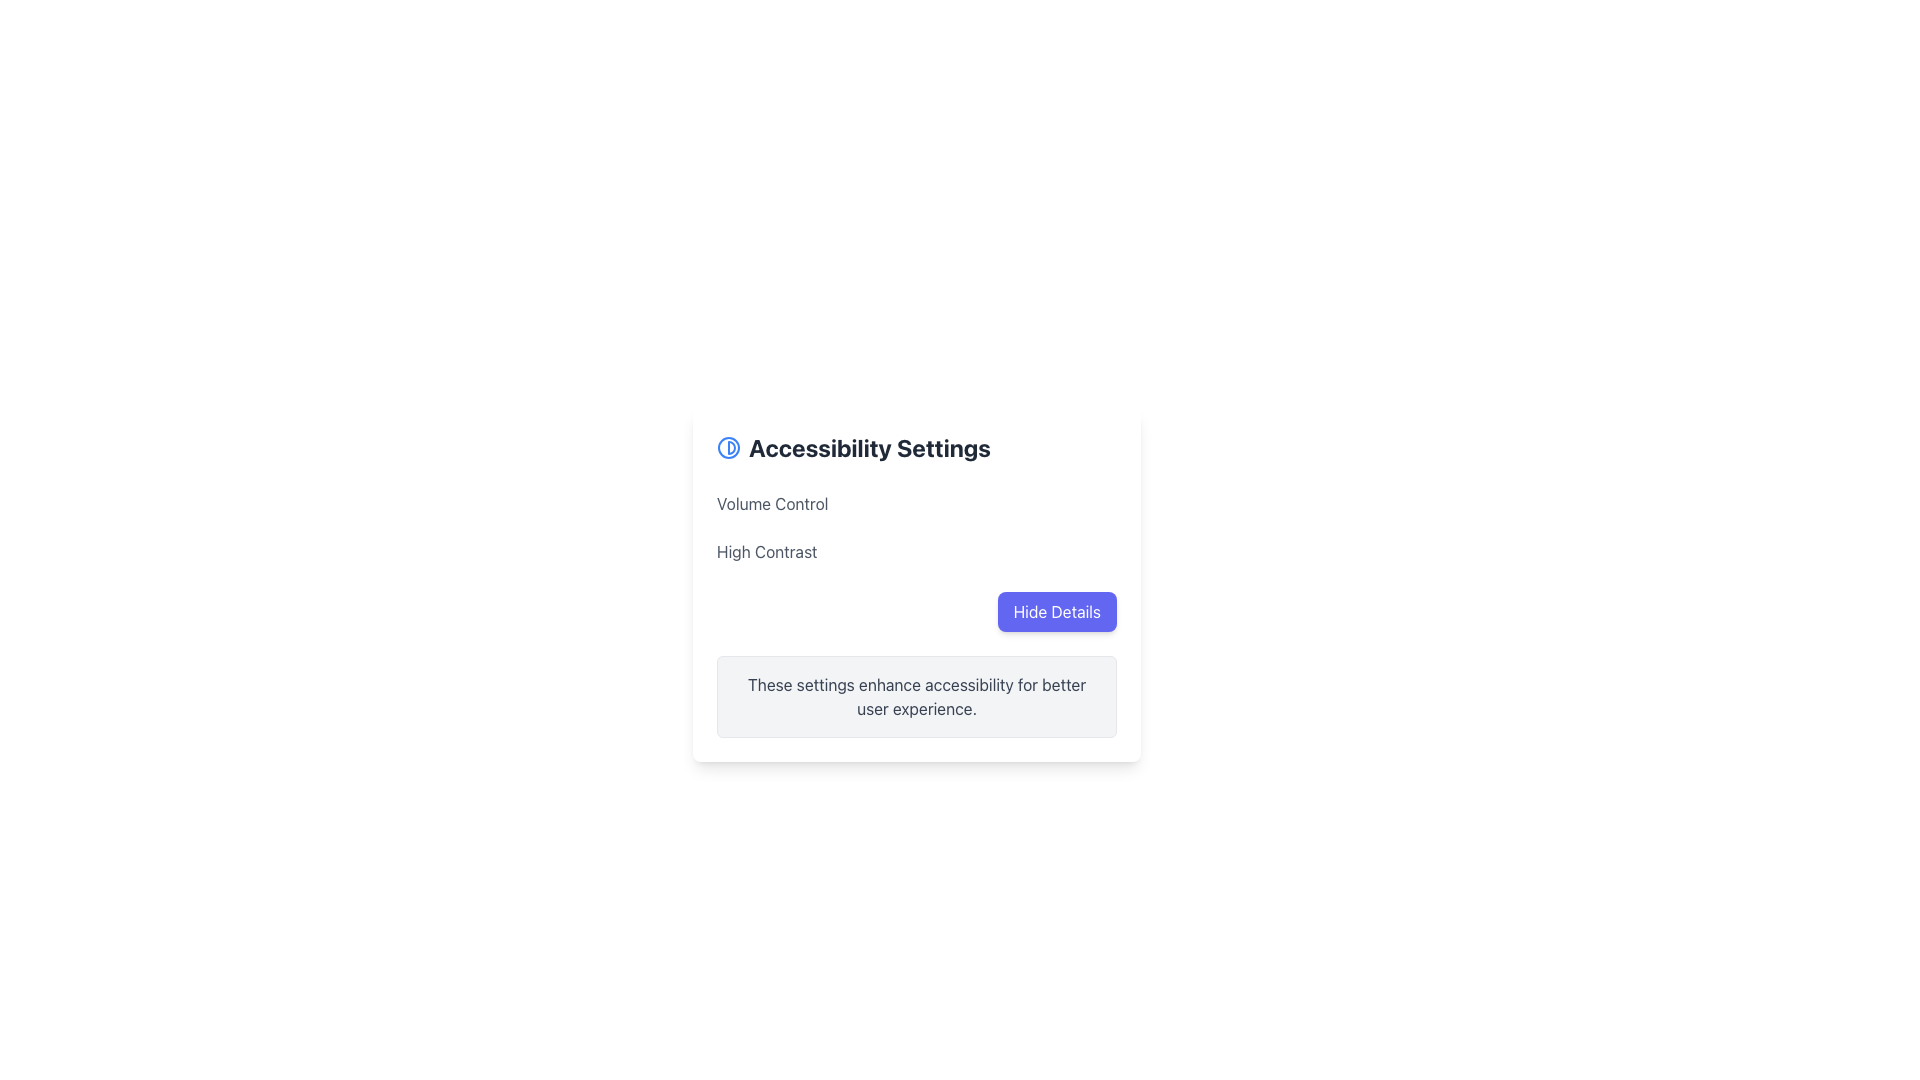 The width and height of the screenshot is (1920, 1080). Describe the element at coordinates (1056, 611) in the screenshot. I see `the indigo button labeled 'Hide Details' located at the bottom-right corner of the 'Accessibility Settings' card to hide the details` at that location.